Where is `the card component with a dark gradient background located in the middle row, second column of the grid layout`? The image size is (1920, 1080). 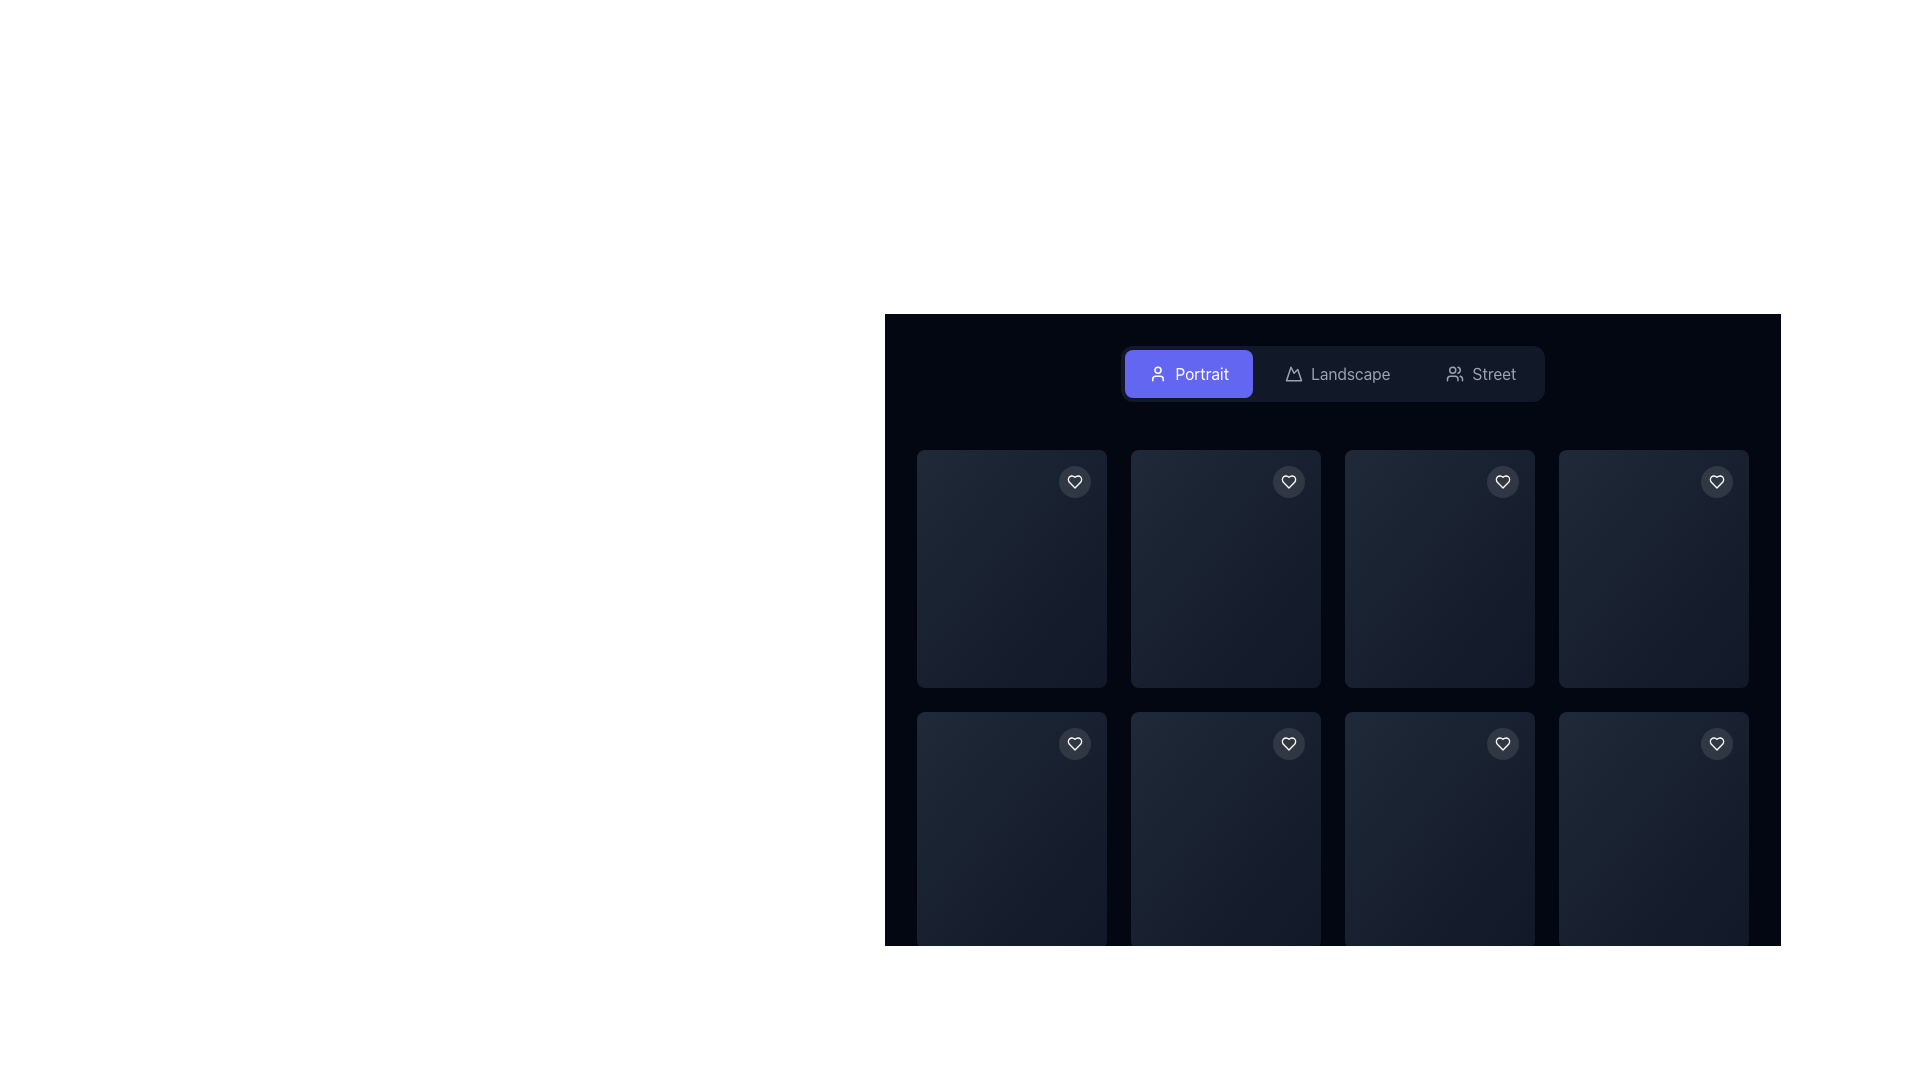 the card component with a dark gradient background located in the middle row, second column of the grid layout is located at coordinates (1224, 641).